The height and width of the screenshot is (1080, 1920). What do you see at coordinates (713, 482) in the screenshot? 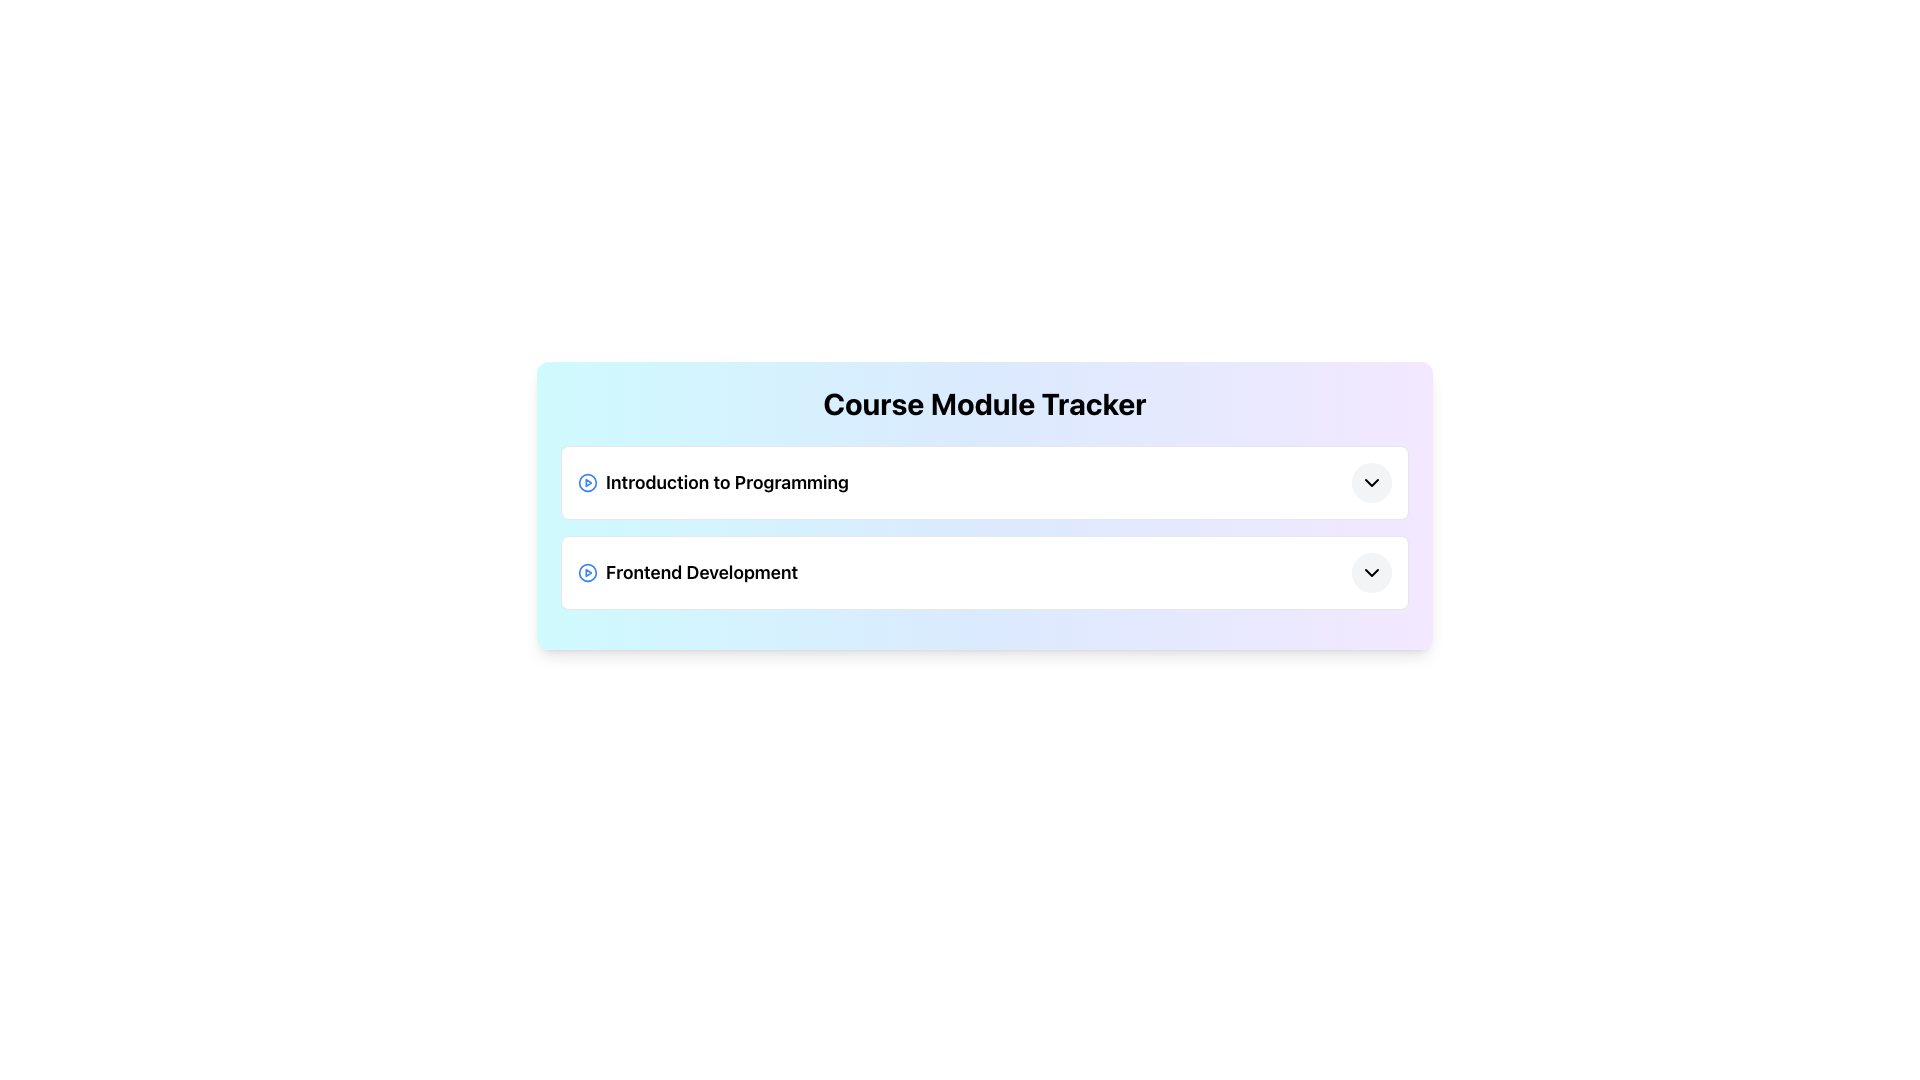
I see `the text label that reads 'Introduction to Programming', styled with a bold font and located to the right of a circular blue play icon` at bounding box center [713, 482].